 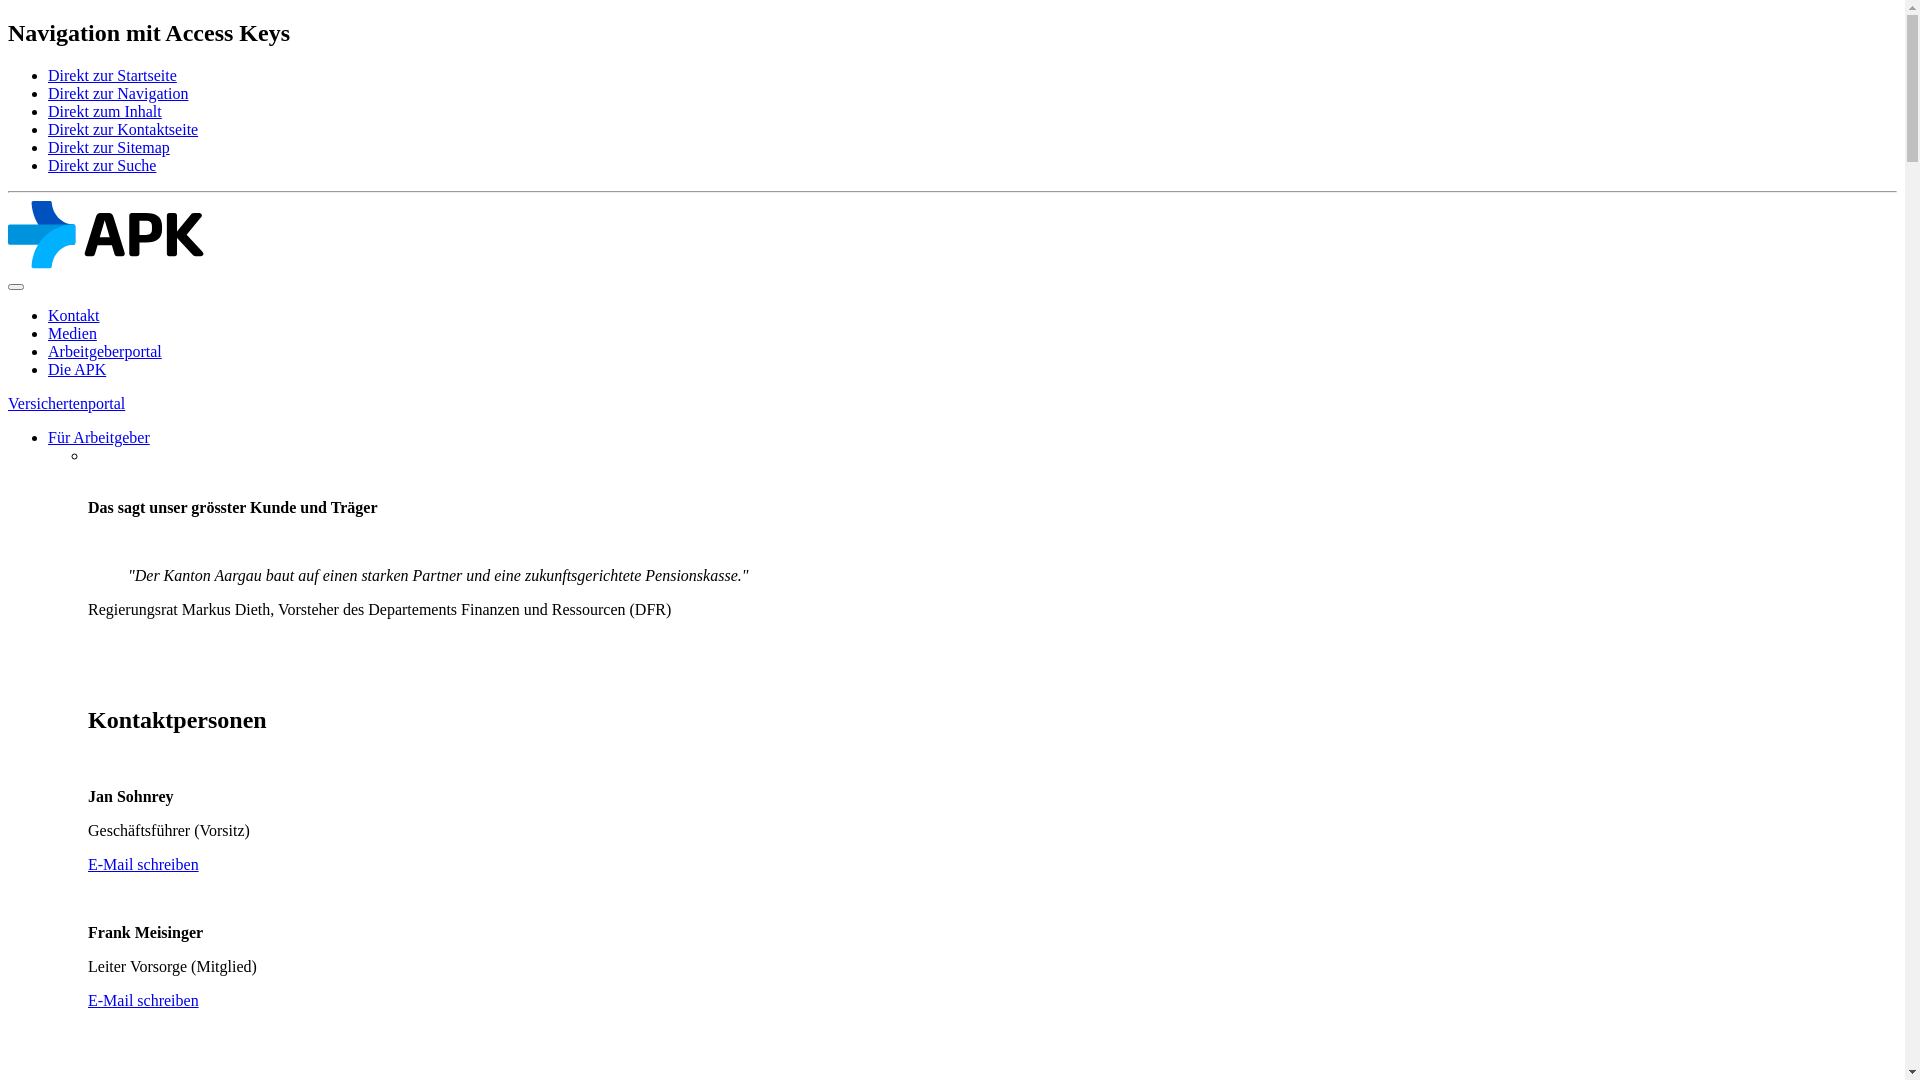 What do you see at coordinates (122, 129) in the screenshot?
I see `'Direkt zur Kontaktseite'` at bounding box center [122, 129].